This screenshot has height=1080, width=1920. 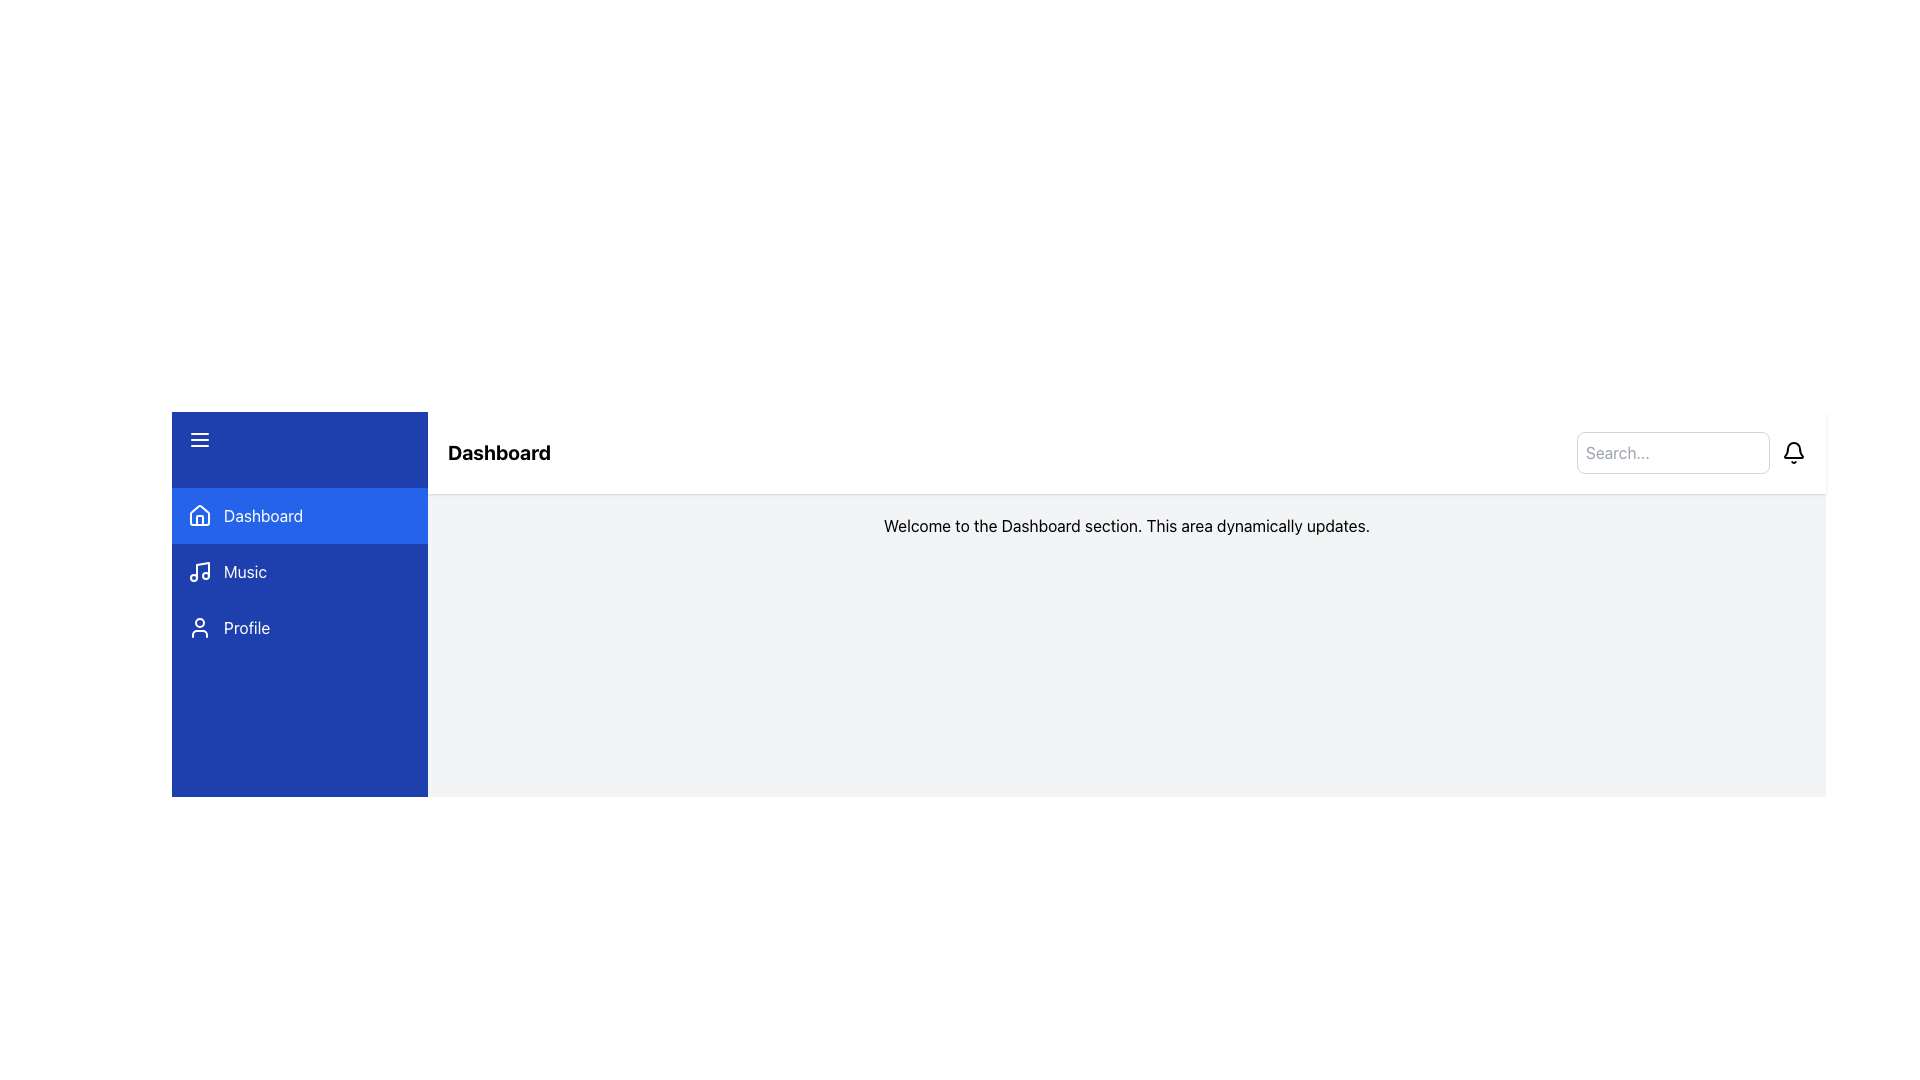 I want to click on the small line-drawn house icon located in the blue sidebar menu labeled 'Dashboard', which is visually distinct with its white color against a blue background, so click(x=200, y=515).